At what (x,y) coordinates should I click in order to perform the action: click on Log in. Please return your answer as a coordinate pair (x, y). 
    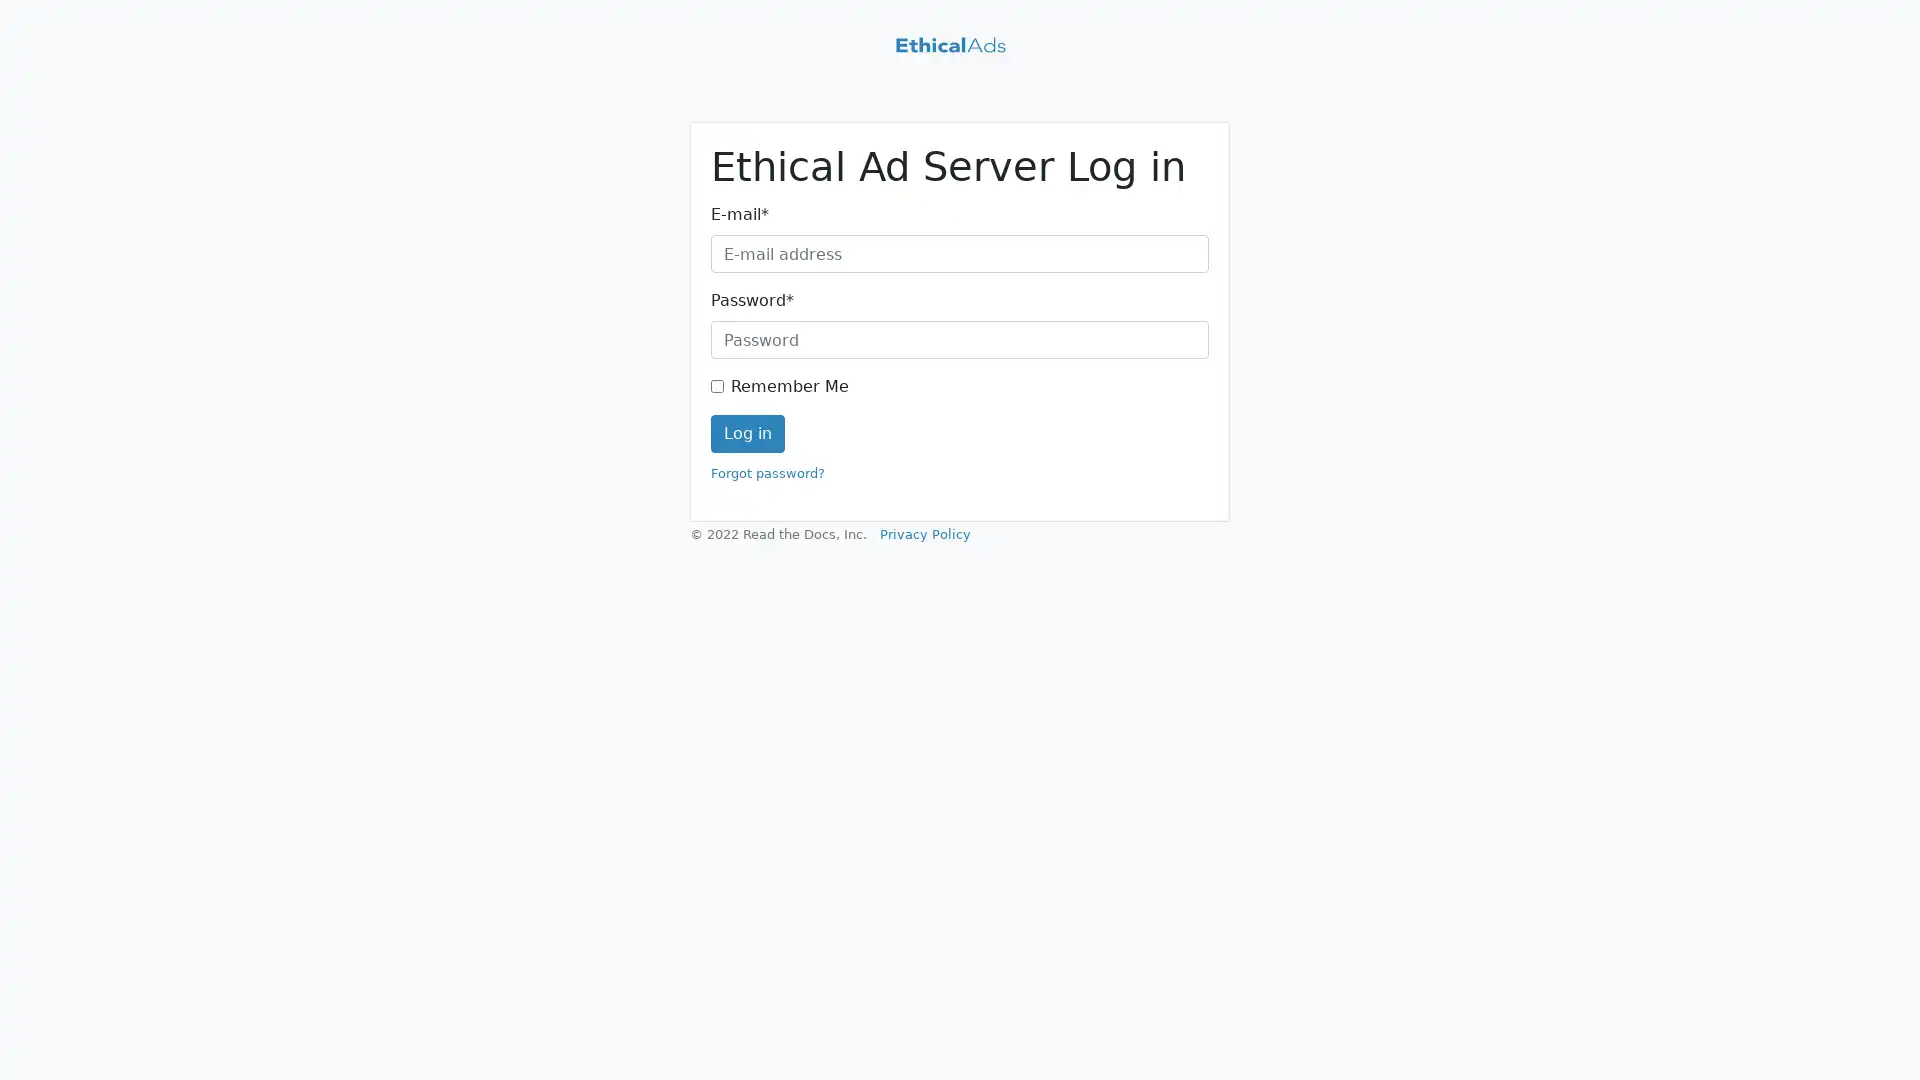
    Looking at the image, I should click on (747, 433).